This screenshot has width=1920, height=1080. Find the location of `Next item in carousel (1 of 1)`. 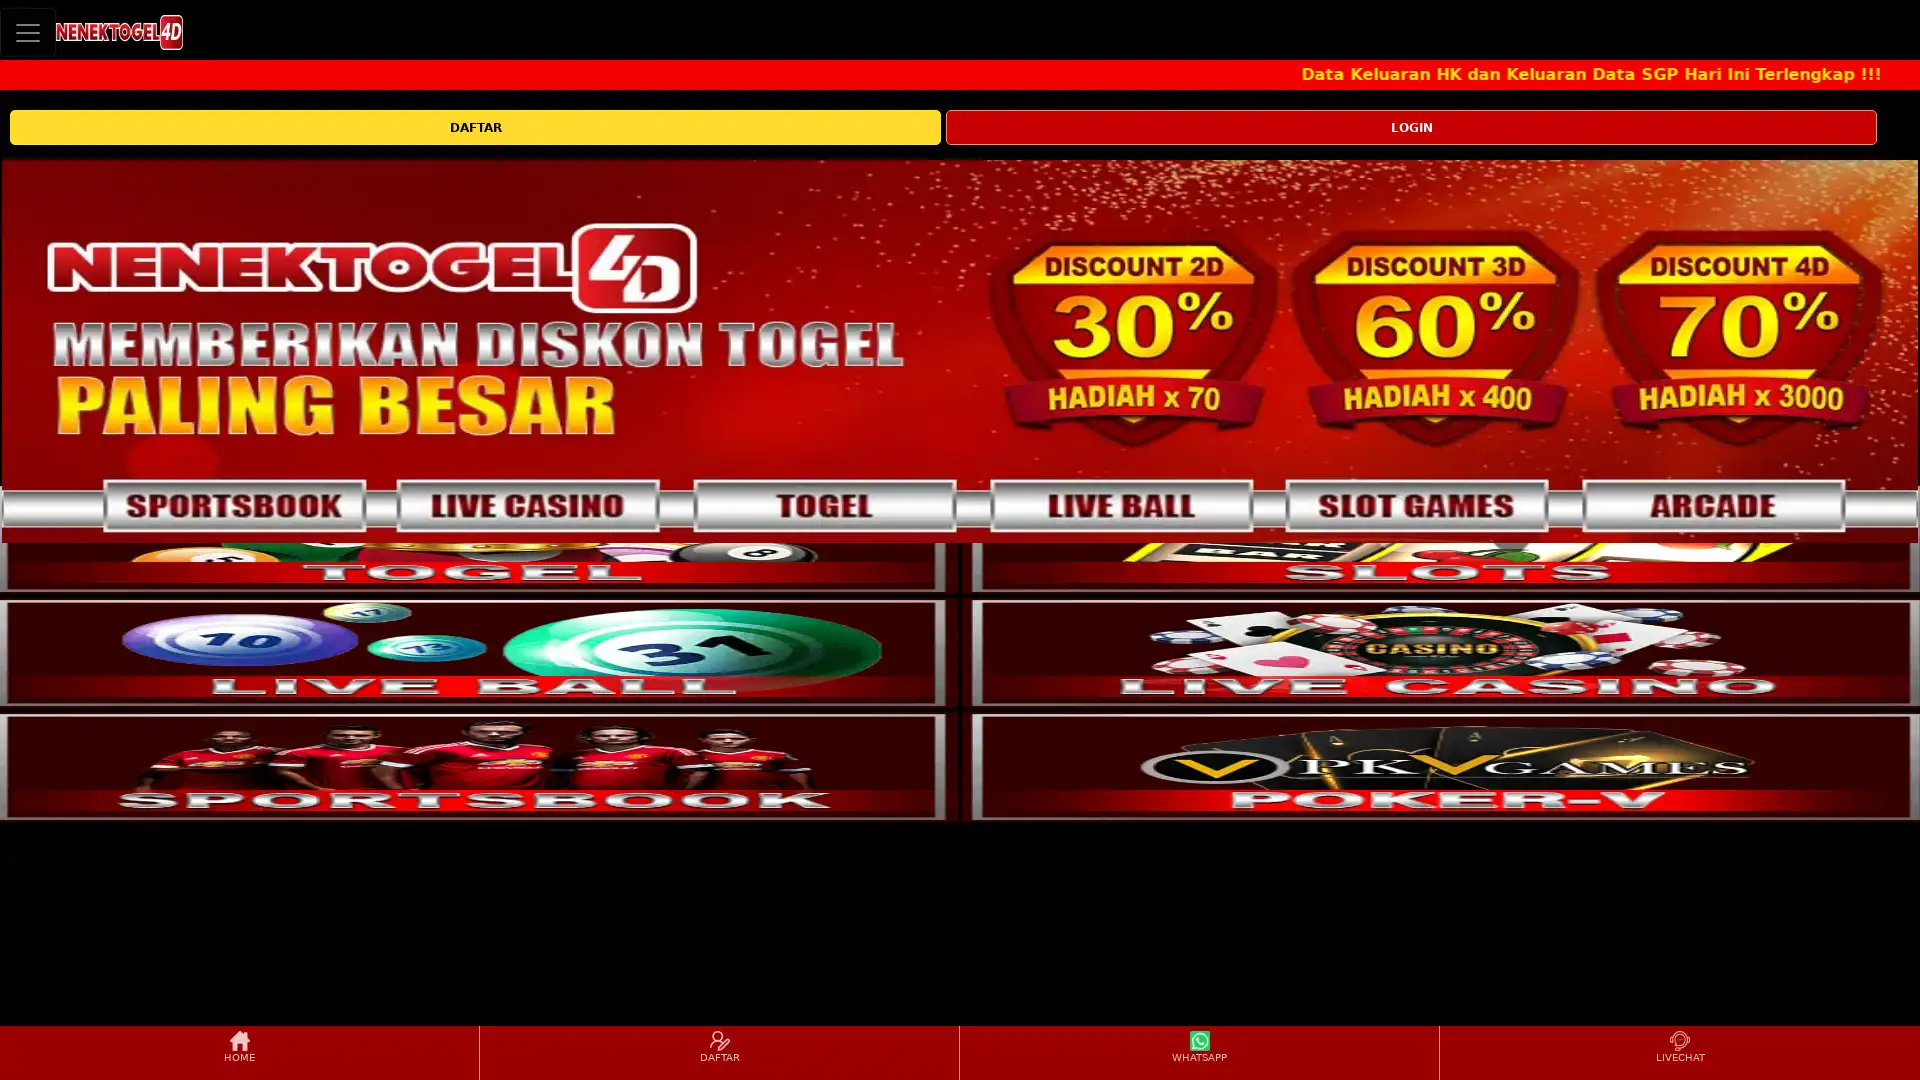

Next item in carousel (1 of 1) is located at coordinates (1900, 350).